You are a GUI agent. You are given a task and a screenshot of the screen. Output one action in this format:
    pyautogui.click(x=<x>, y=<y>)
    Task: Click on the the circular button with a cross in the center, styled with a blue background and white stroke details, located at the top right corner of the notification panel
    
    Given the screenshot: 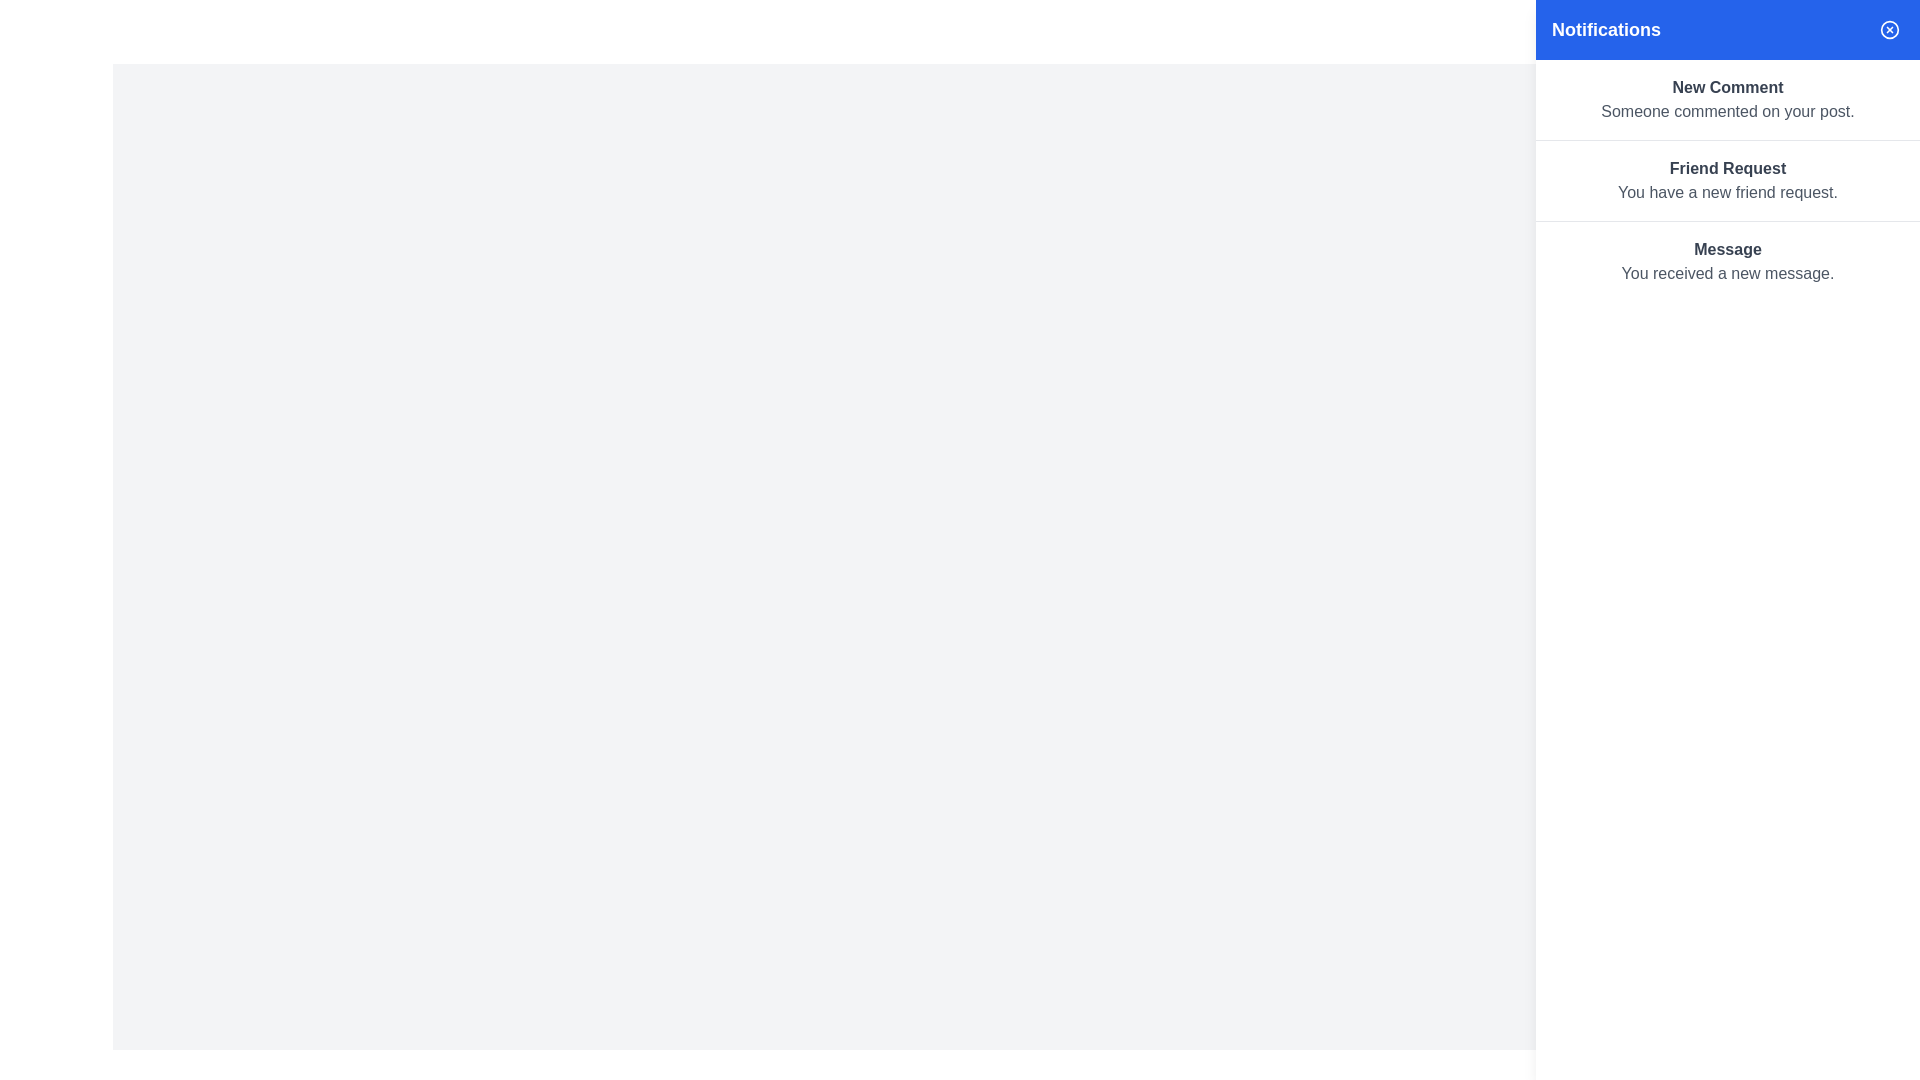 What is the action you would take?
    pyautogui.click(x=1889, y=30)
    